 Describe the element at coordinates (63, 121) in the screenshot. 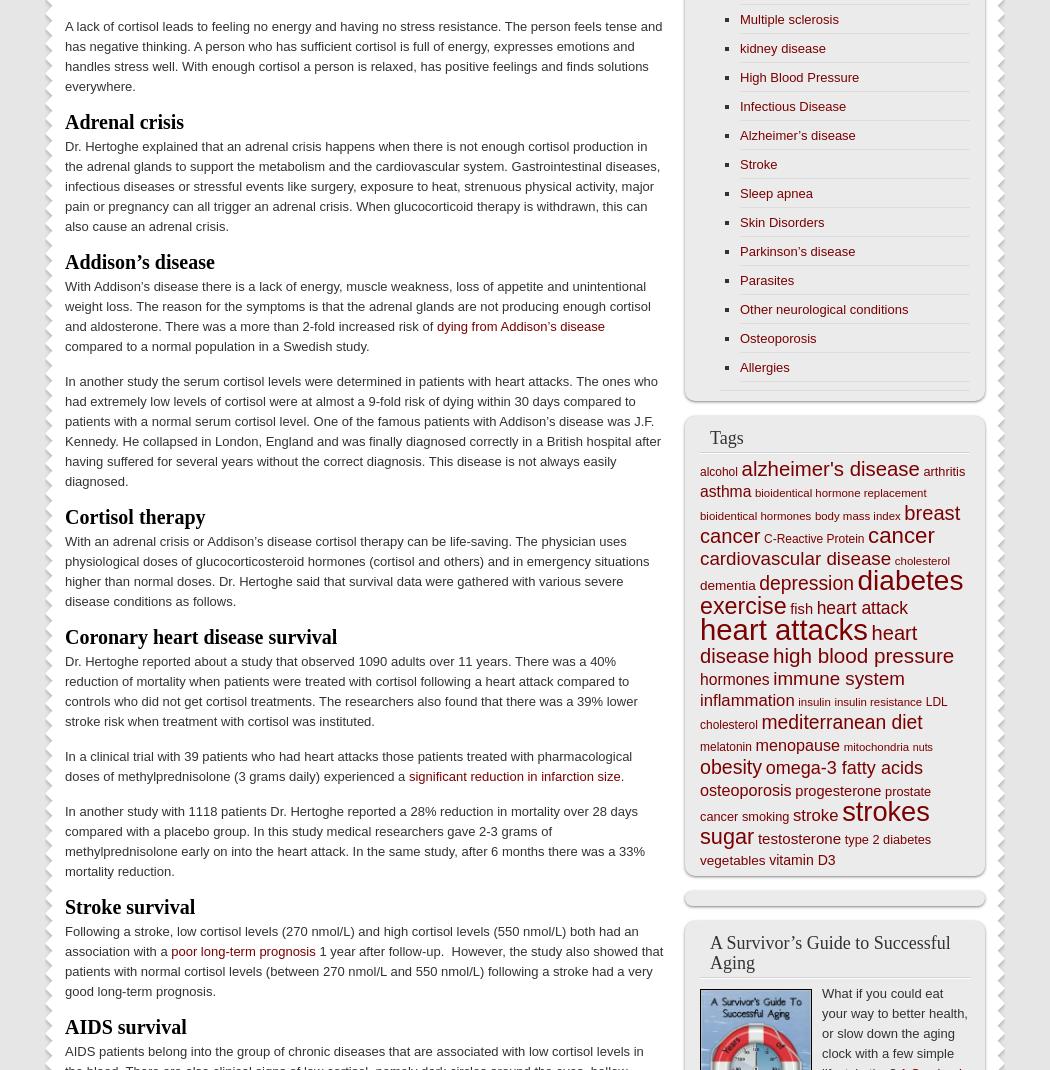

I see `'Adrenal crisis'` at that location.